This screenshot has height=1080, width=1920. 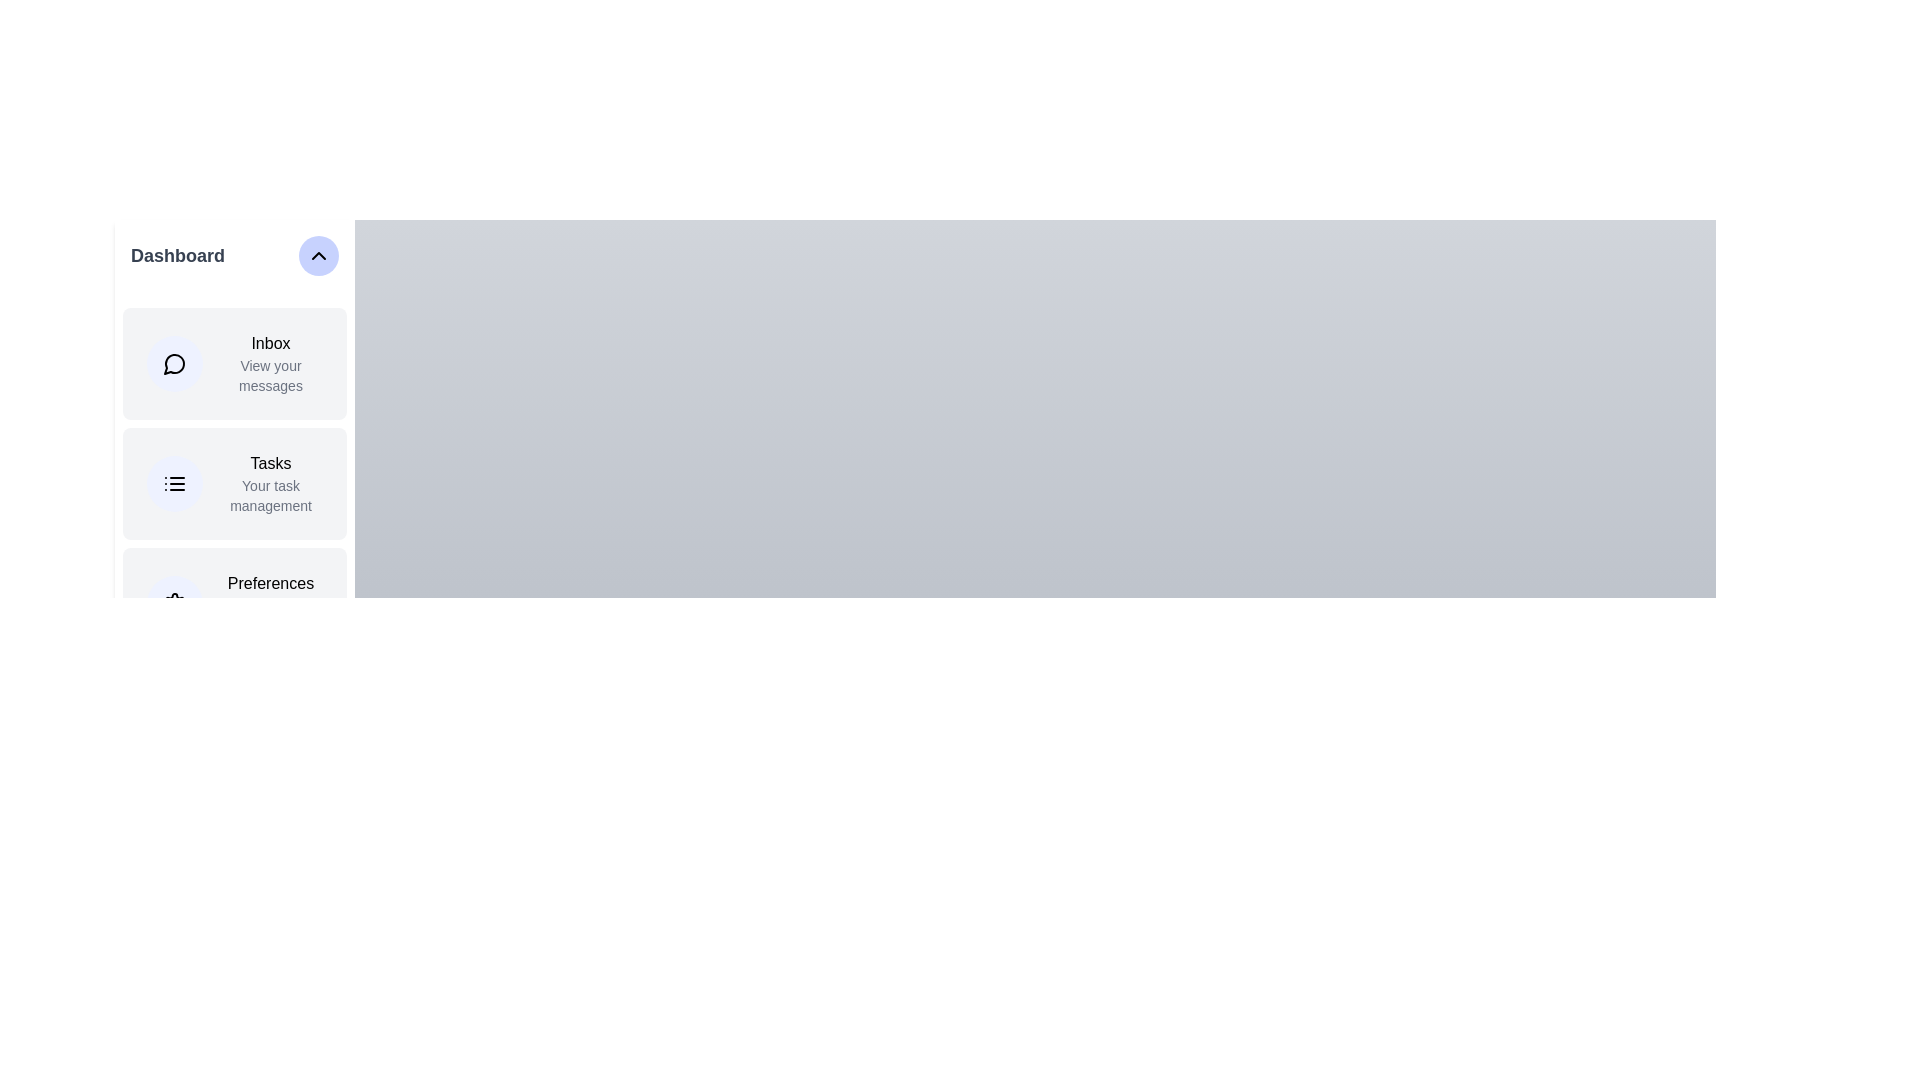 What do you see at coordinates (235, 363) in the screenshot?
I see `the menu item Inbox` at bounding box center [235, 363].